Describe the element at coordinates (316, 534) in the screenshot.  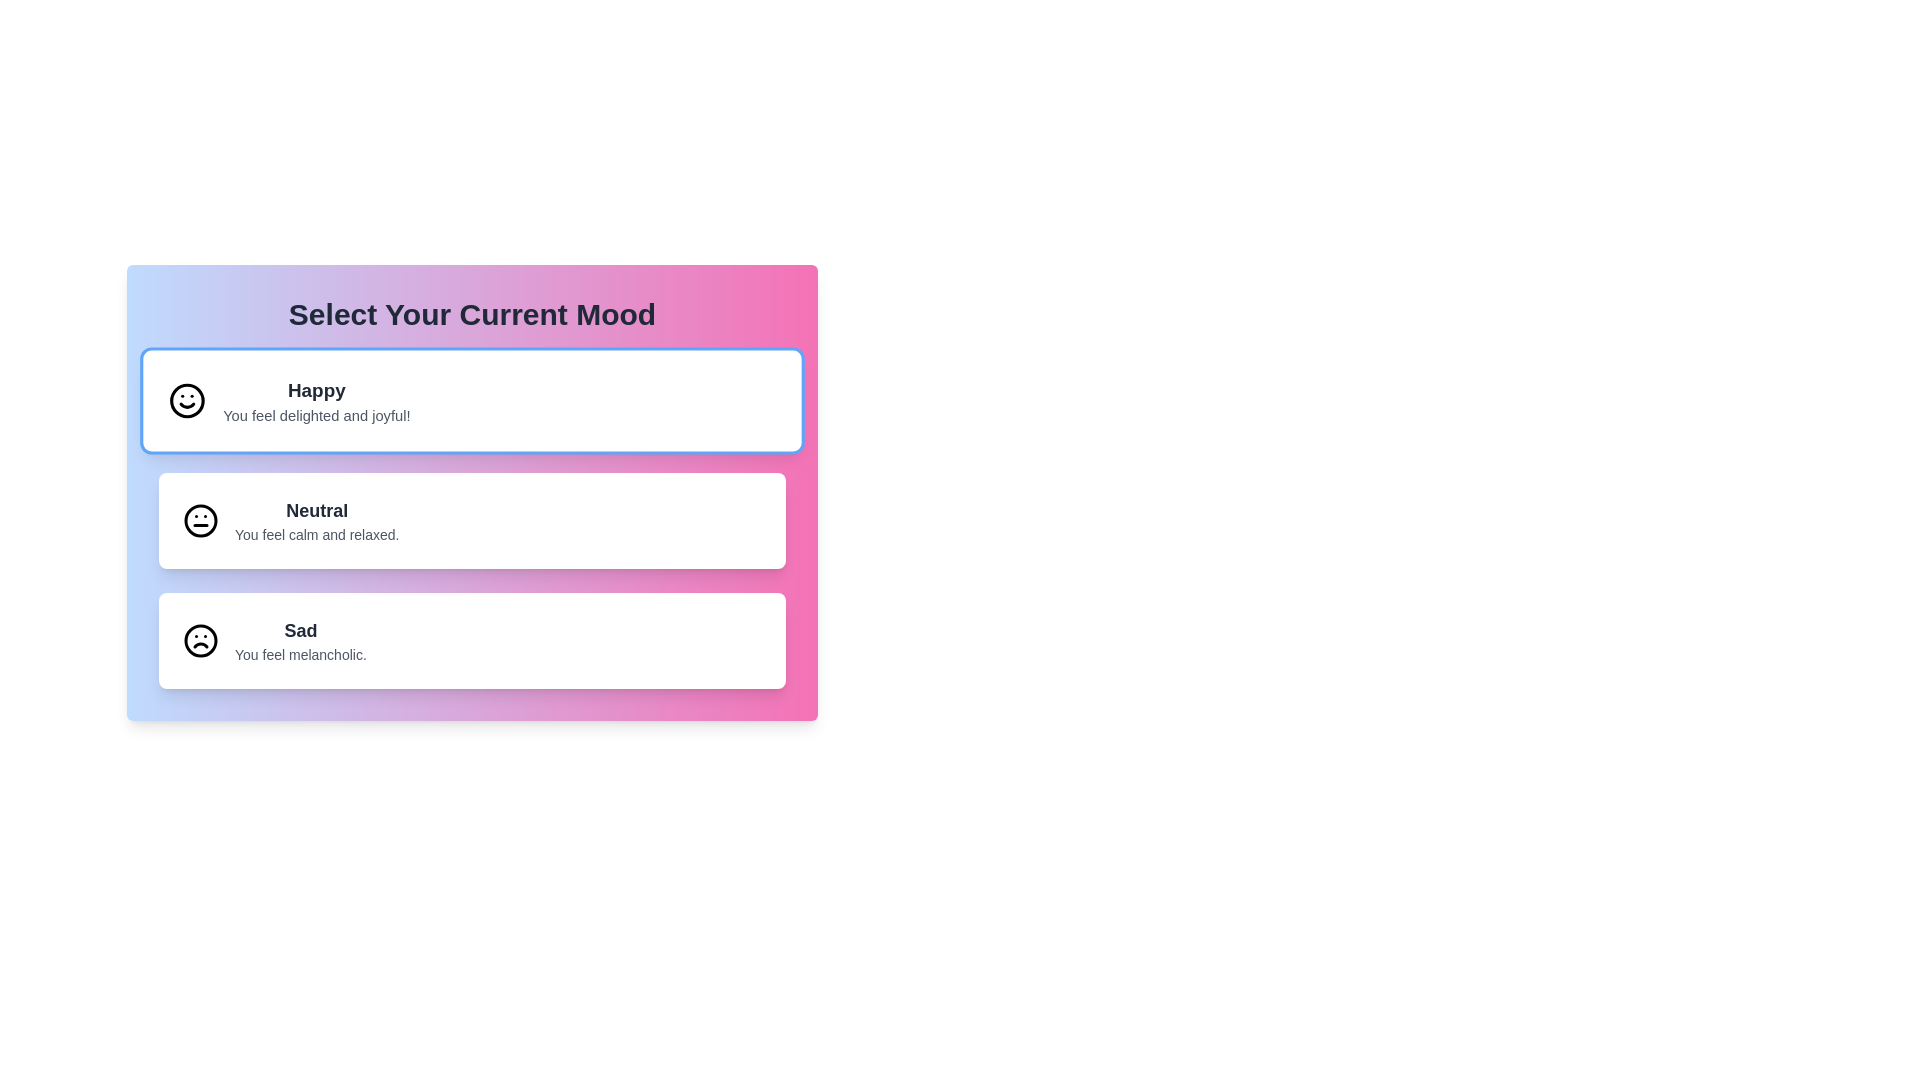
I see `the description text that provides additional context about the 'Neutral' mood option, located directly below the 'Neutral' title` at that location.